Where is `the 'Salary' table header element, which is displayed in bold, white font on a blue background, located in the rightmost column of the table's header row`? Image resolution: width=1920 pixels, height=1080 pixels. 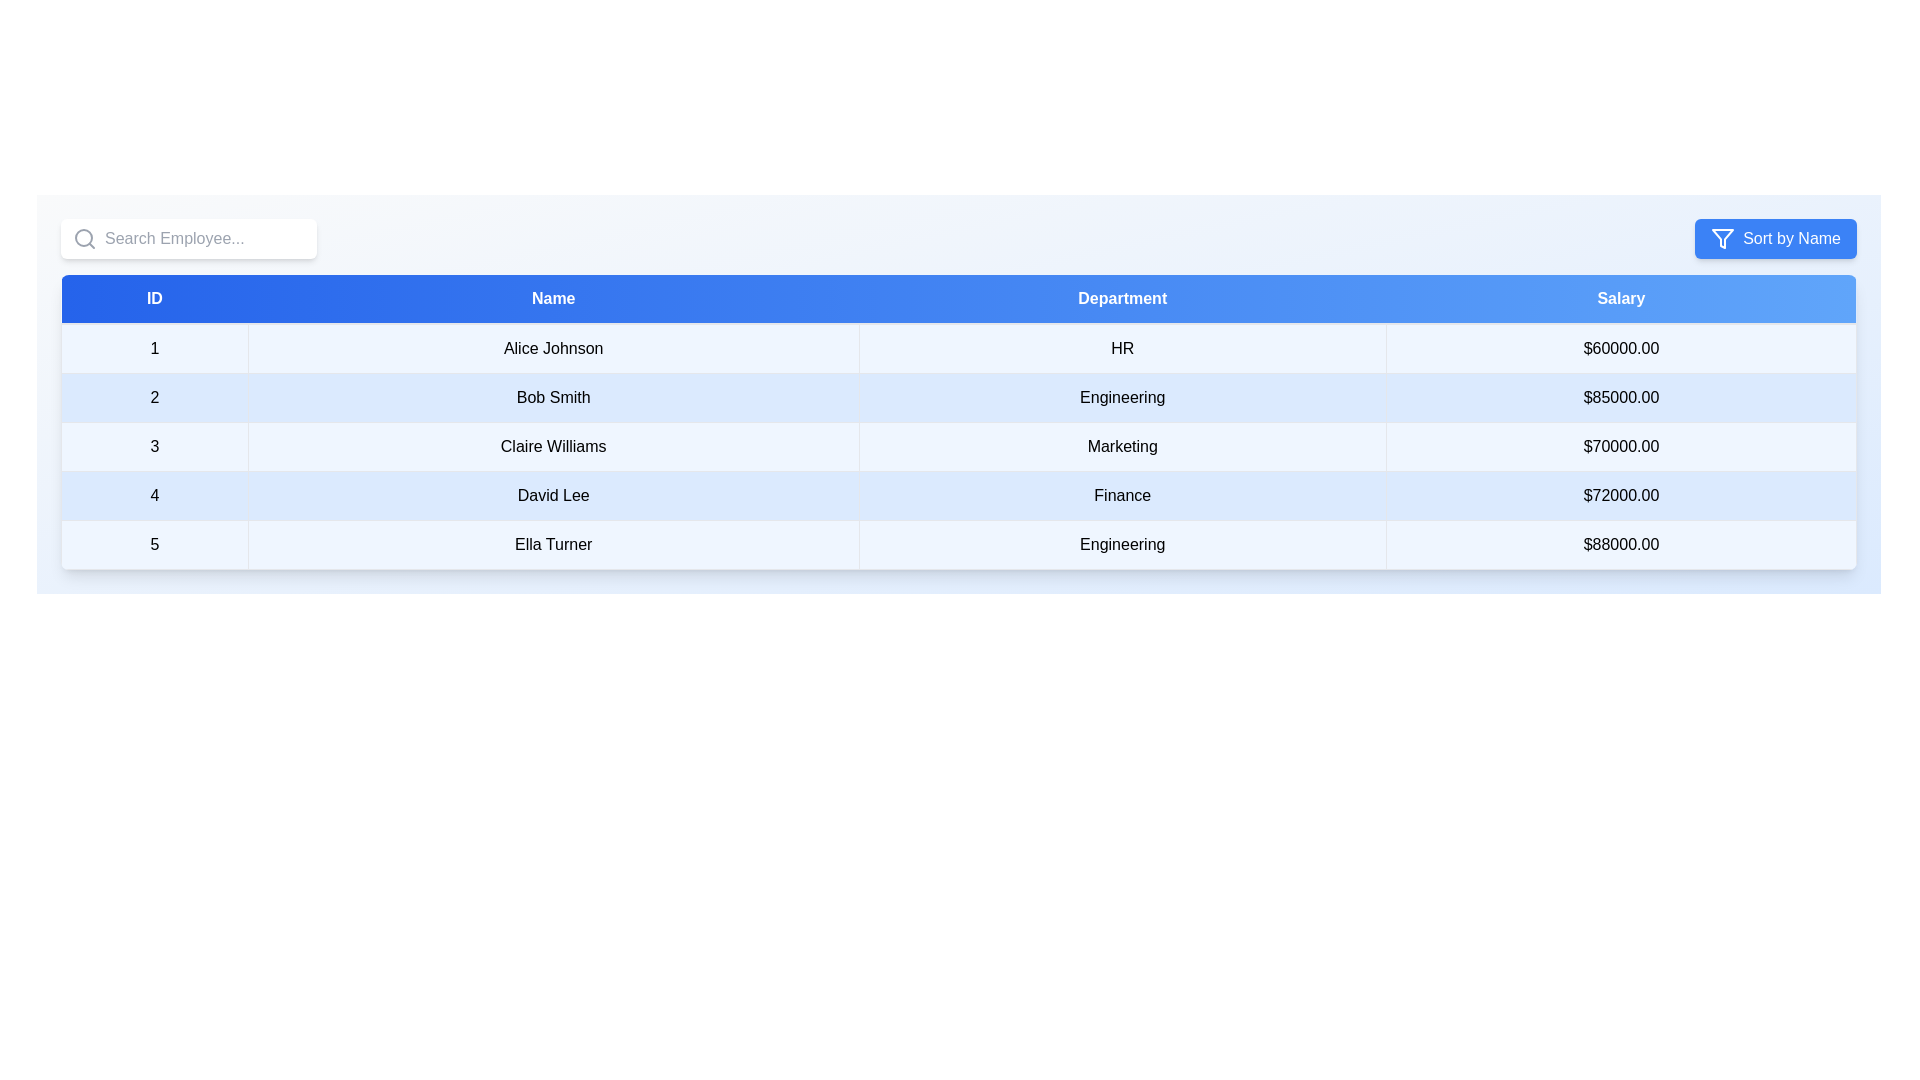 the 'Salary' table header element, which is displayed in bold, white font on a blue background, located in the rightmost column of the table's header row is located at coordinates (1621, 299).